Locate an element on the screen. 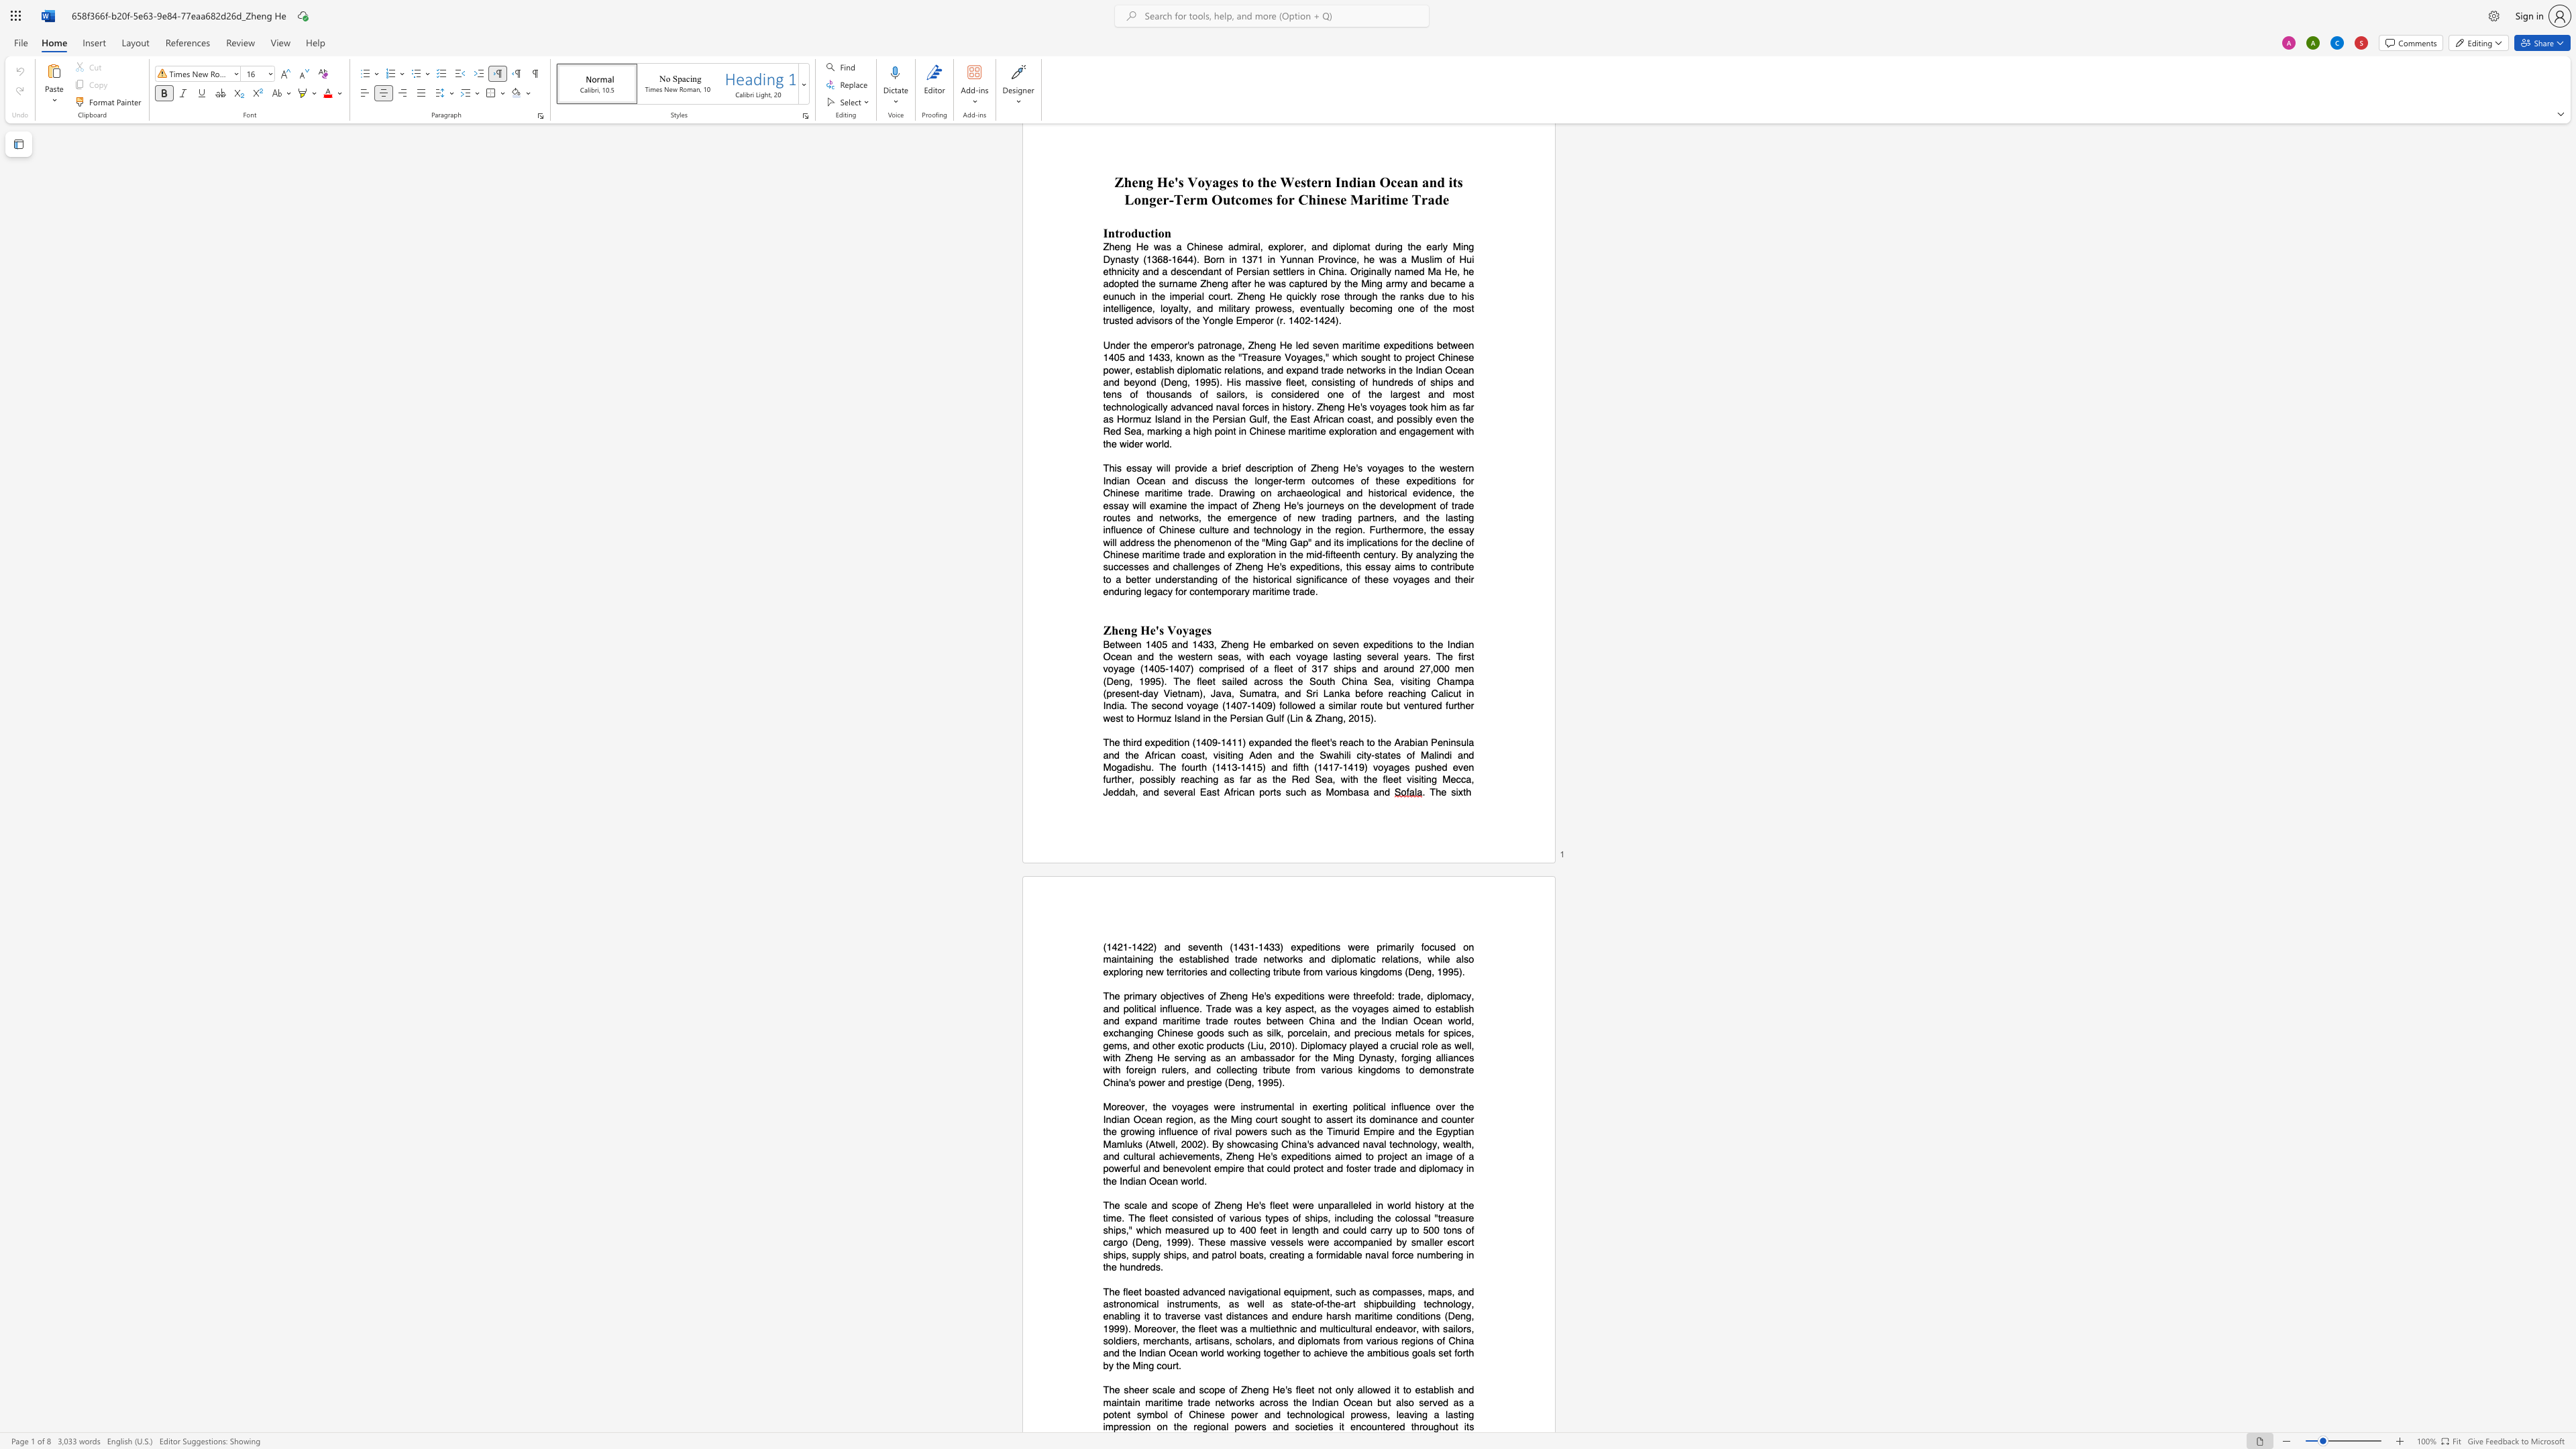 The image size is (2576, 1449). the subset text "a lasting impressi" within the text "a lasting impression" is located at coordinates (1434, 1413).